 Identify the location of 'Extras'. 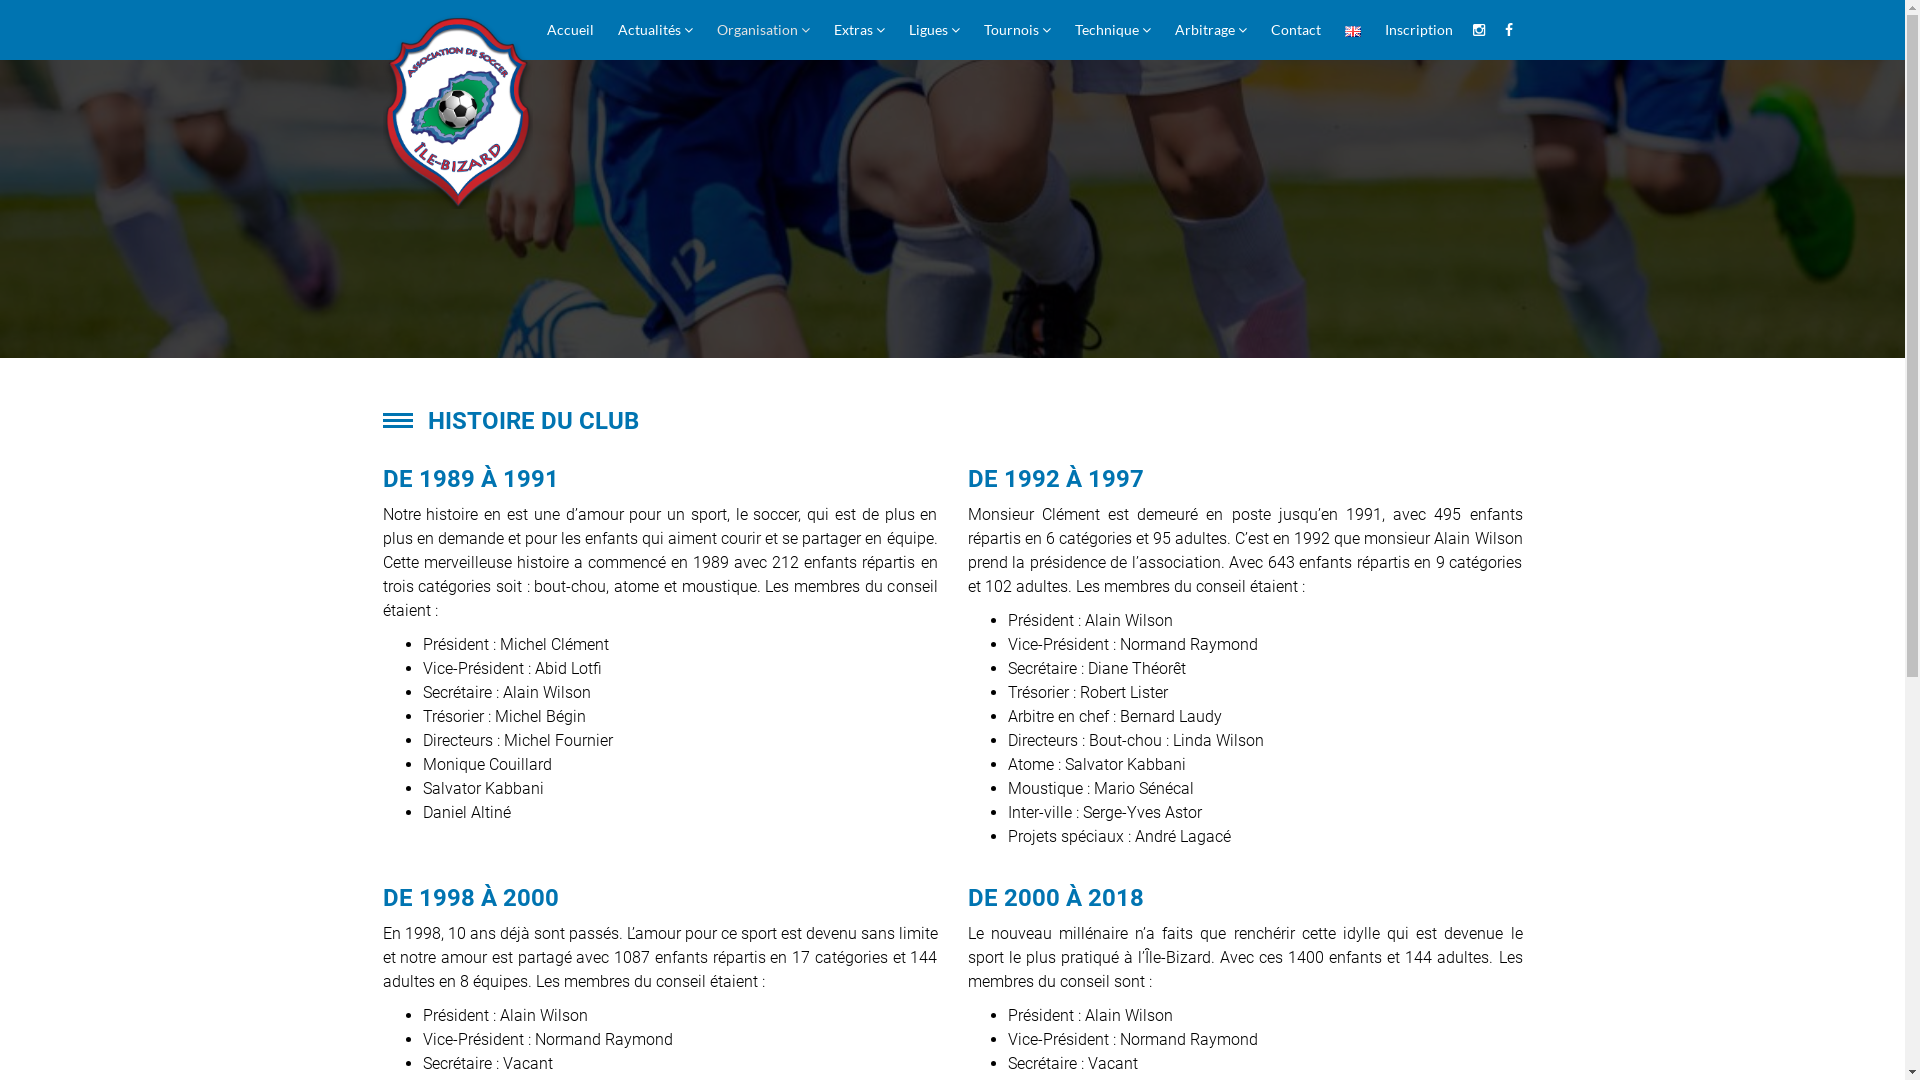
(859, 30).